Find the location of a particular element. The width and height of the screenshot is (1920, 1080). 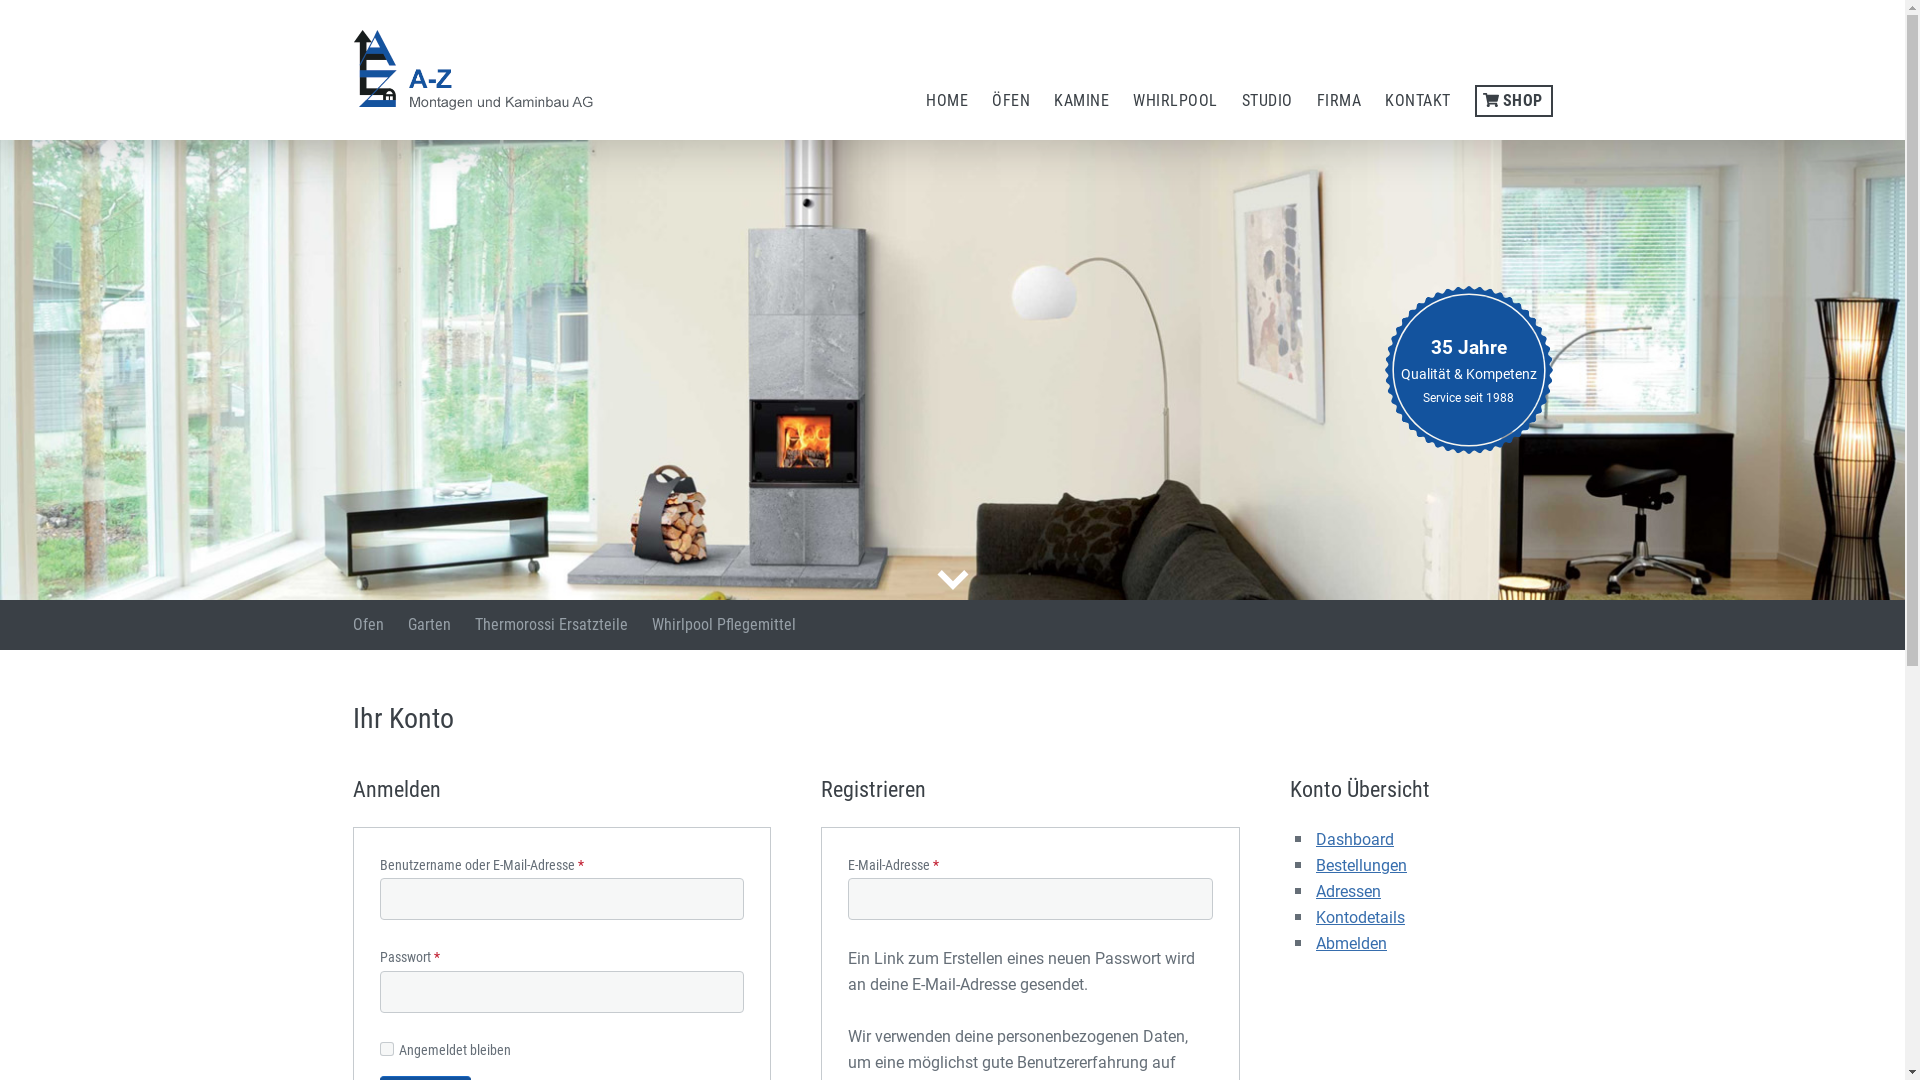

'KONTAKT' is located at coordinates (1416, 100).